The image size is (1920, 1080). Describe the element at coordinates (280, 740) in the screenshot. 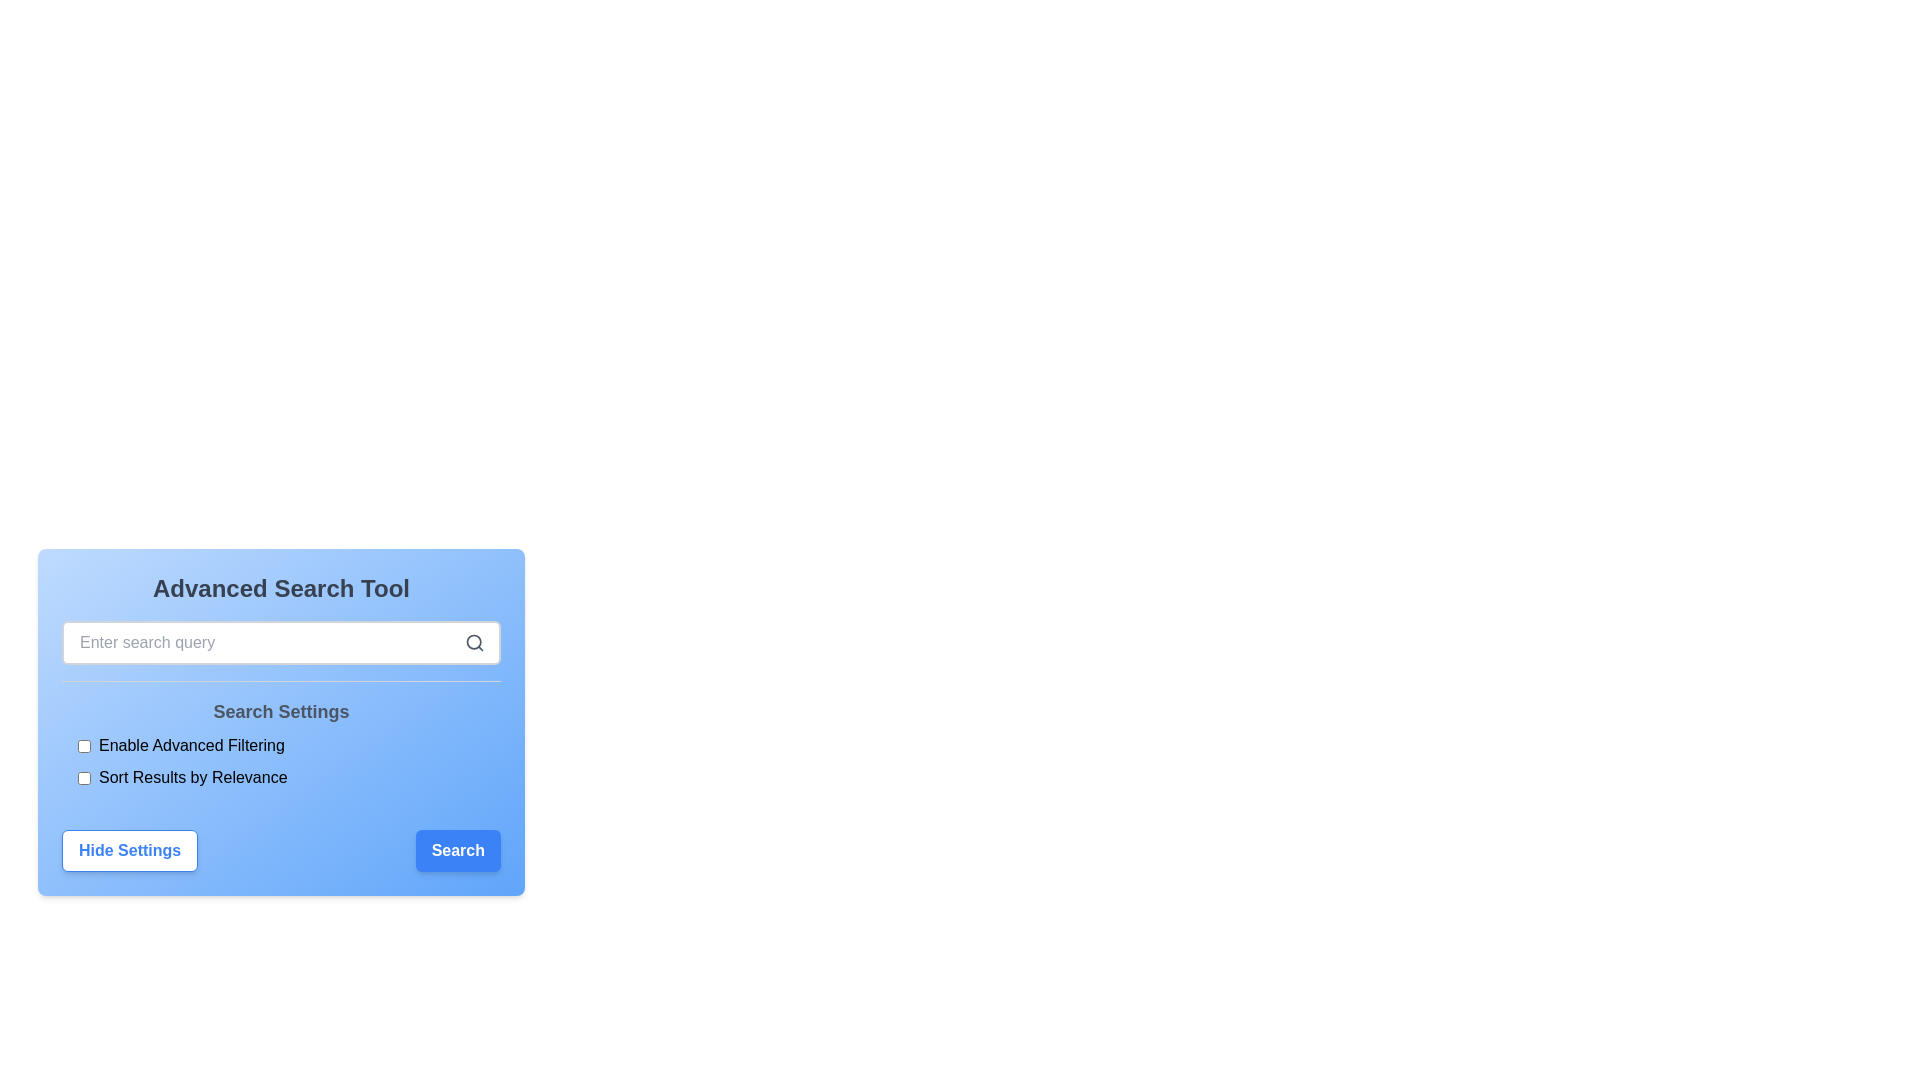

I see `the checkboxes in the 'Advanced Search Tool' to check or uncheck the options for 'Enable Advanced Filtering' and 'Sort Results by Relevance'` at that location.